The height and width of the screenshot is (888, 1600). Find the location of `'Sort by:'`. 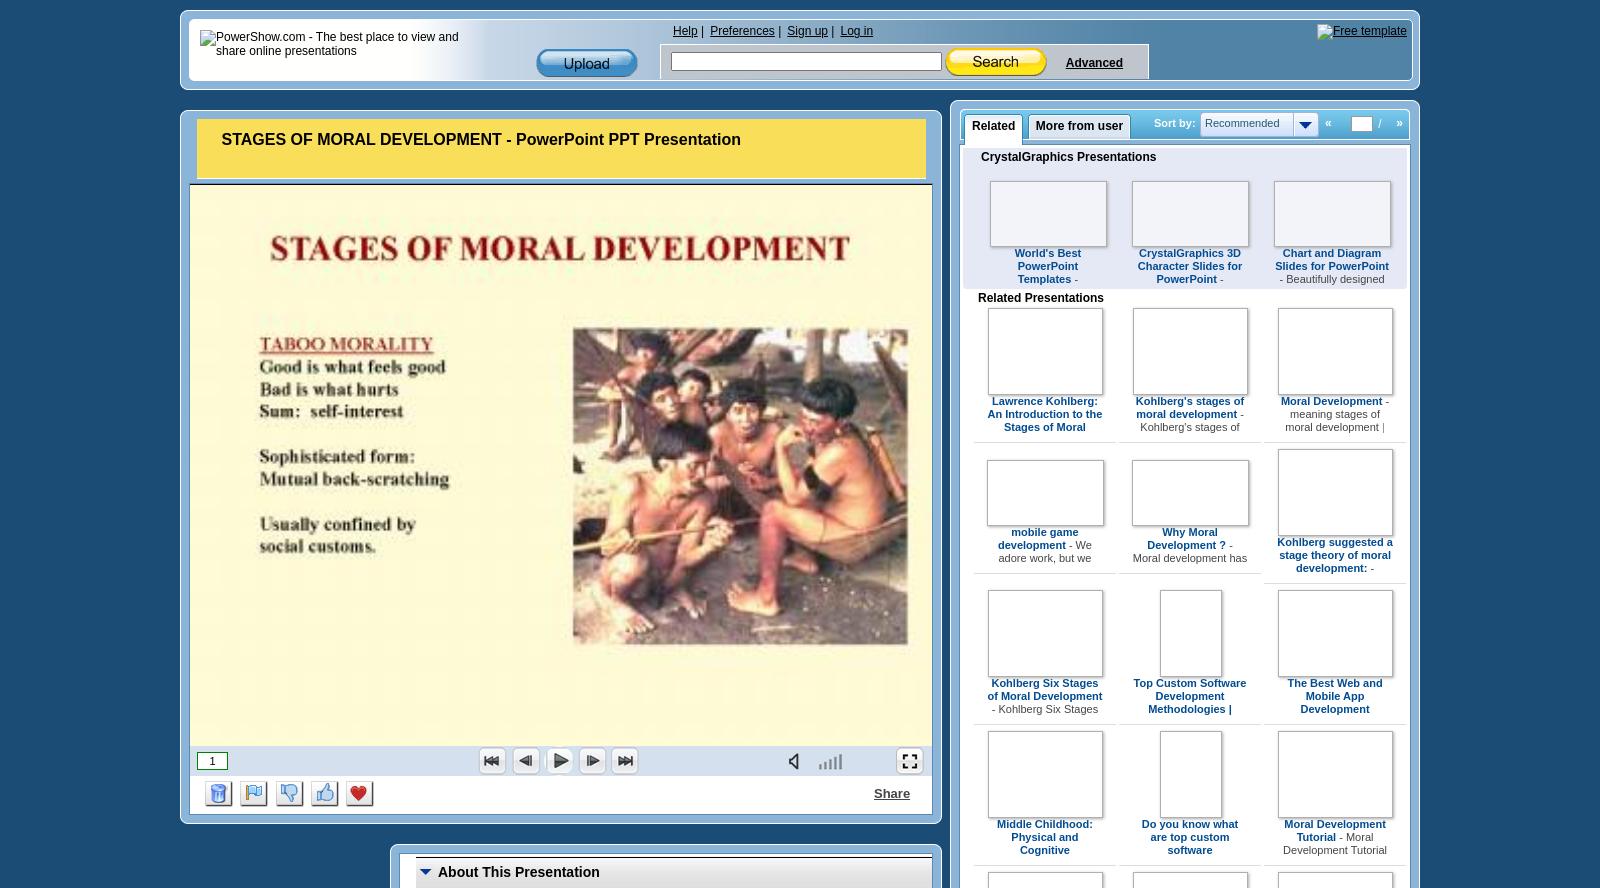

'Sort by:' is located at coordinates (1174, 122).